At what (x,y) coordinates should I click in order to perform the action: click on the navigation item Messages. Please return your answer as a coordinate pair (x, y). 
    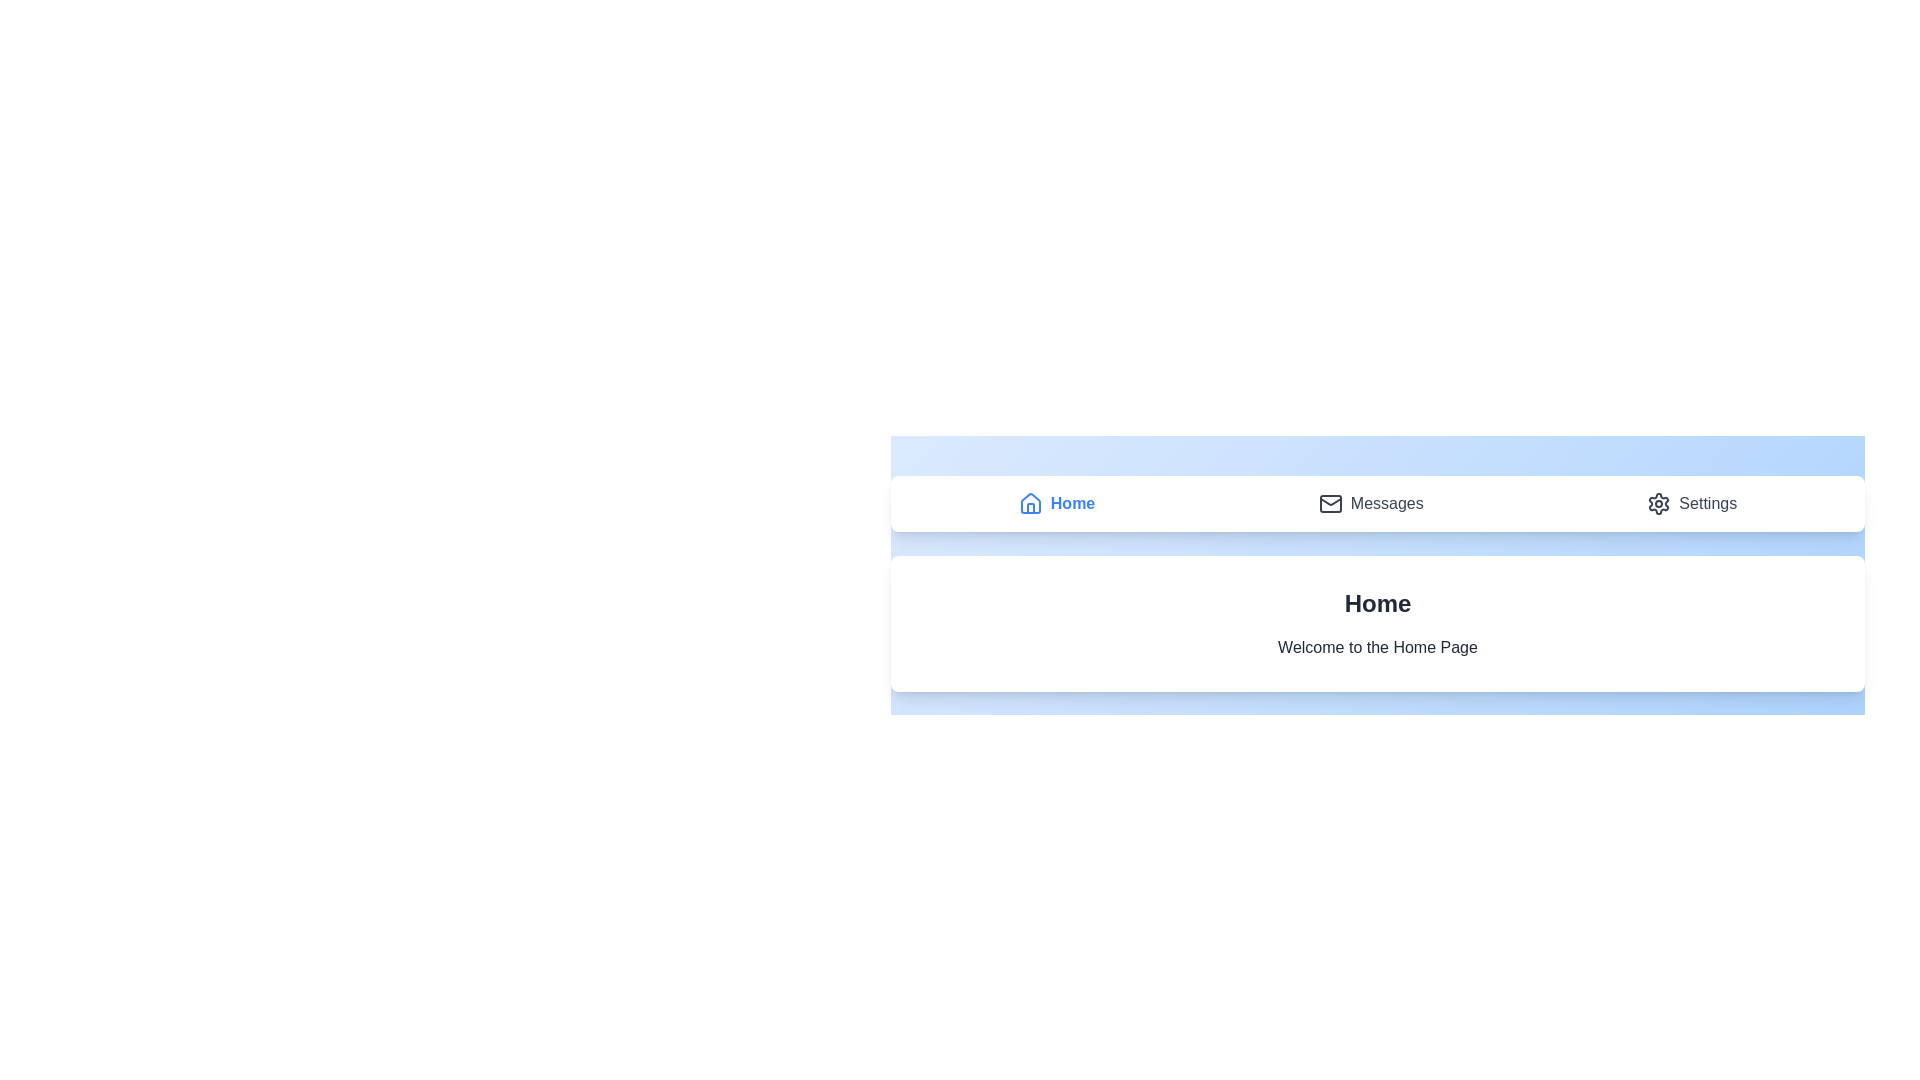
    Looking at the image, I should click on (1370, 503).